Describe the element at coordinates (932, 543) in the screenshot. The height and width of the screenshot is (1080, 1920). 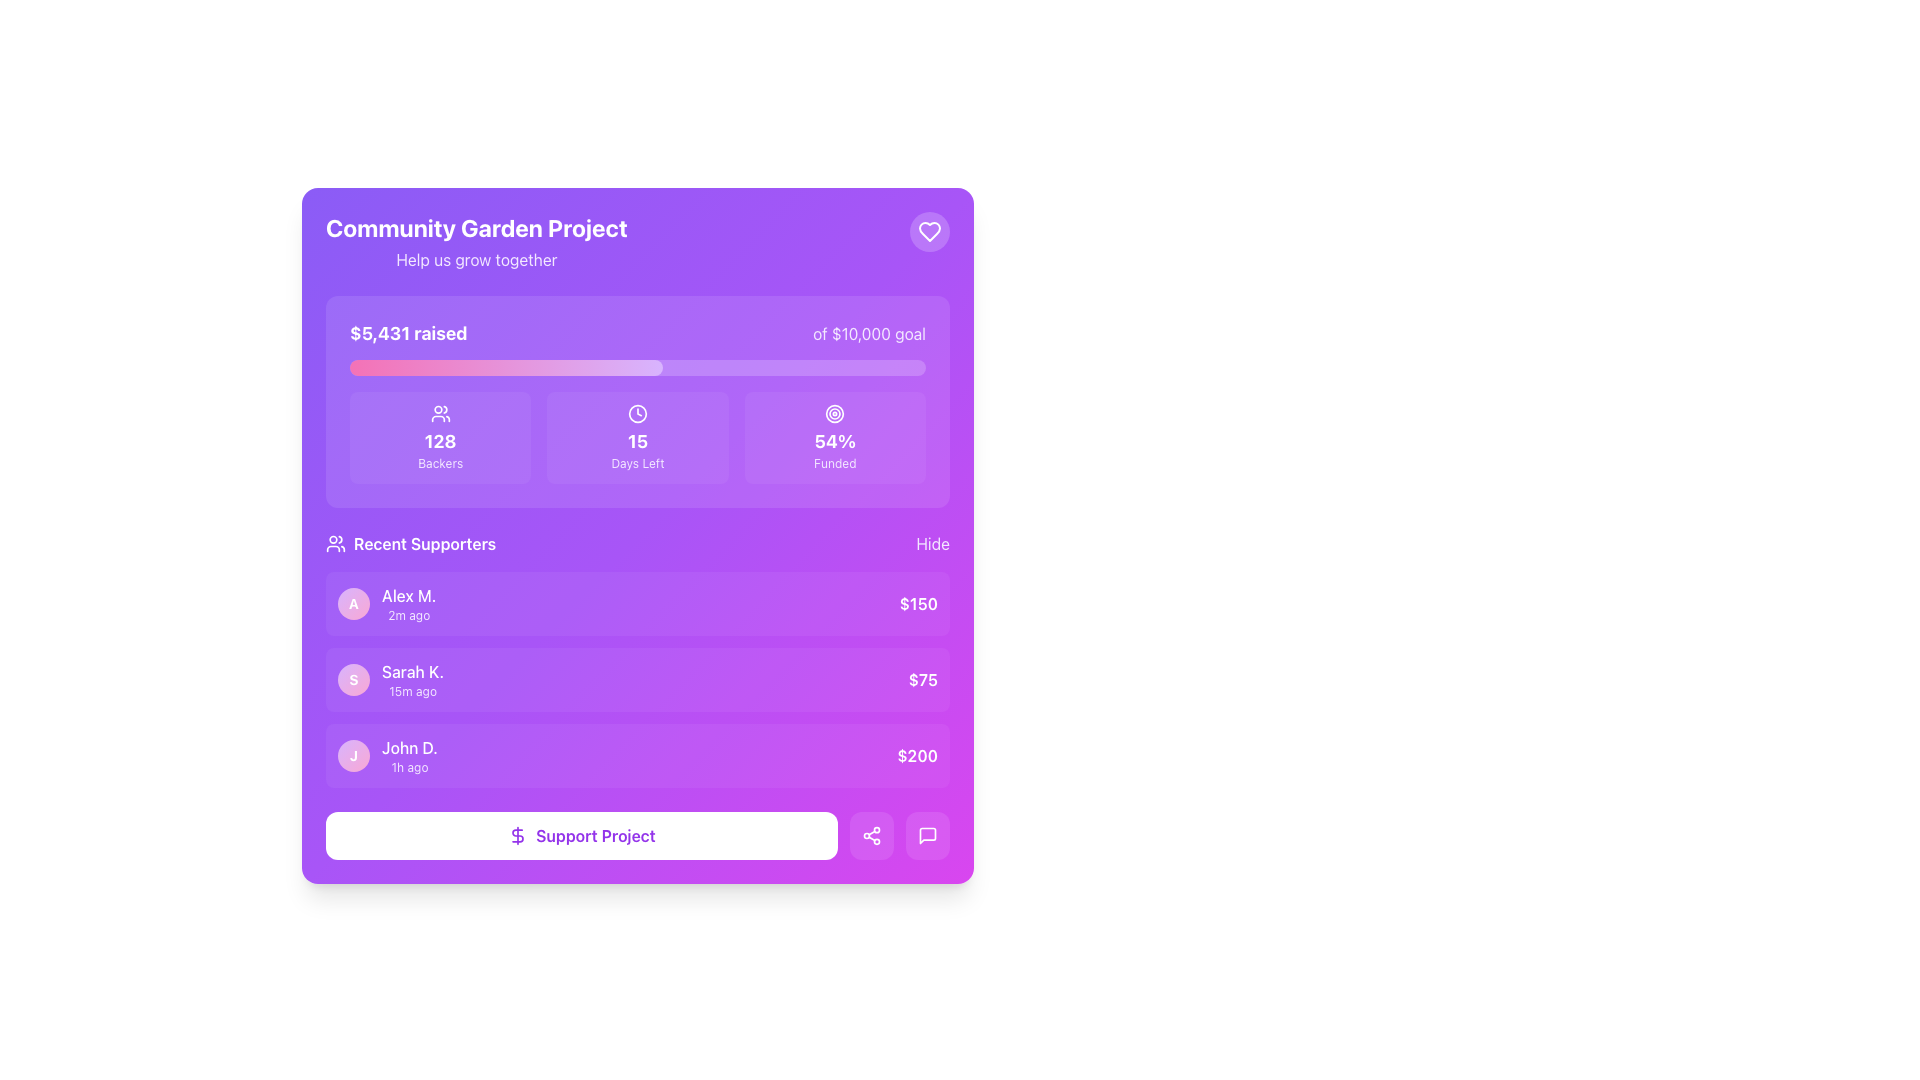
I see `the button that hides the 'Recent Supporters' section` at that location.